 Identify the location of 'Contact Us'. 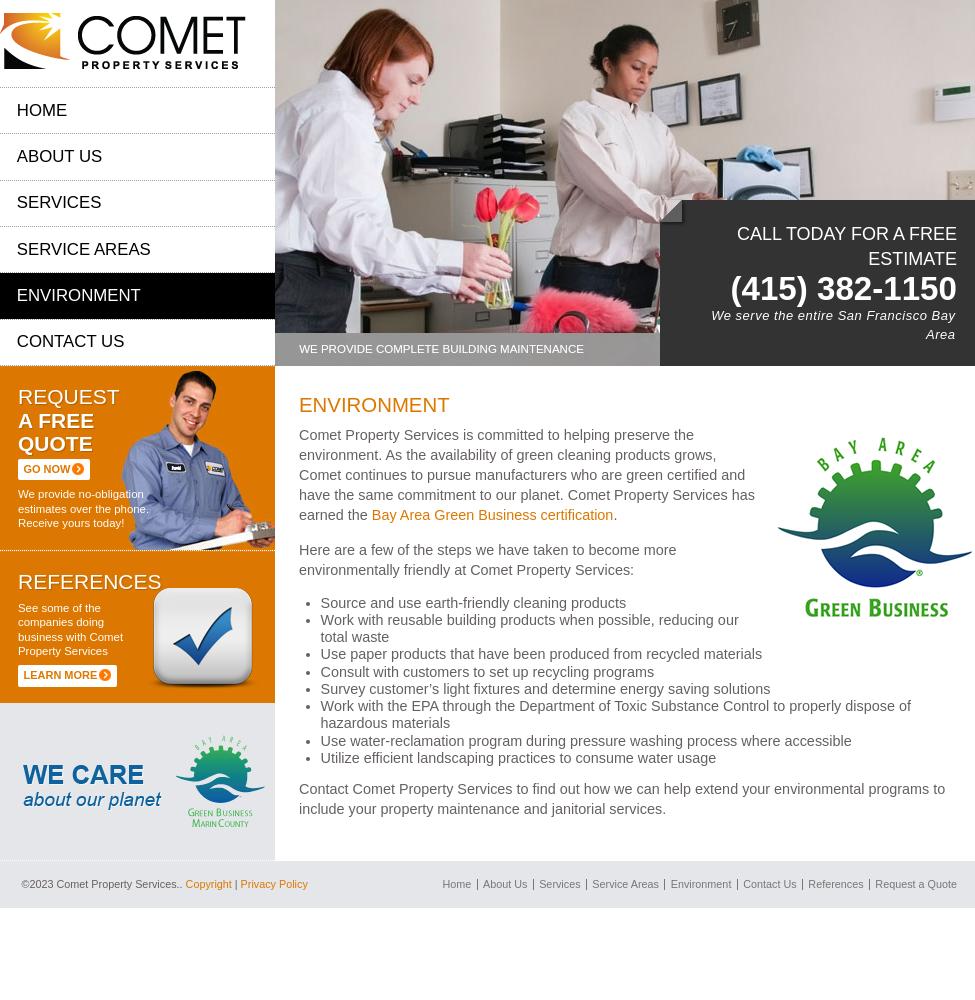
(70, 340).